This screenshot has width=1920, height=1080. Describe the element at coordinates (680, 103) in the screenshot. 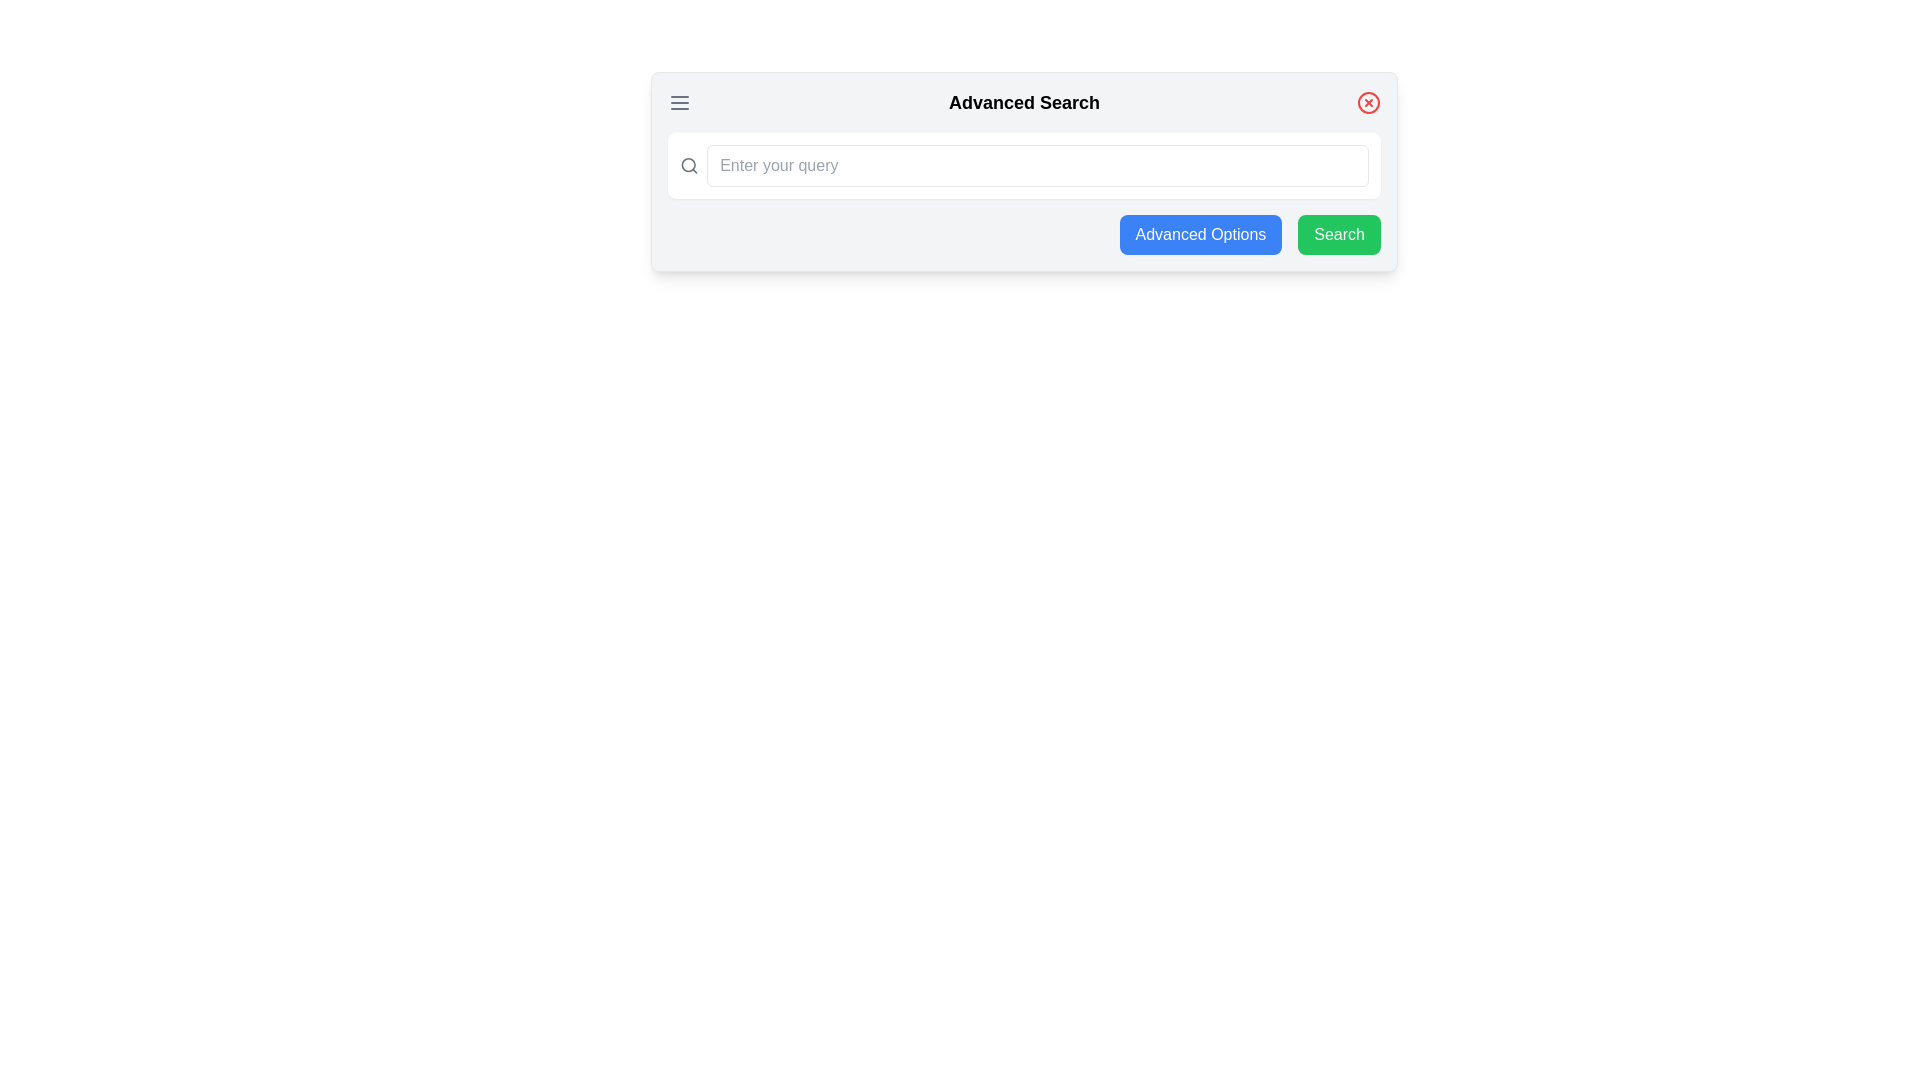

I see `the menu trigger icon located at the far left of the header bar containing the title 'Advanced Search'` at that location.